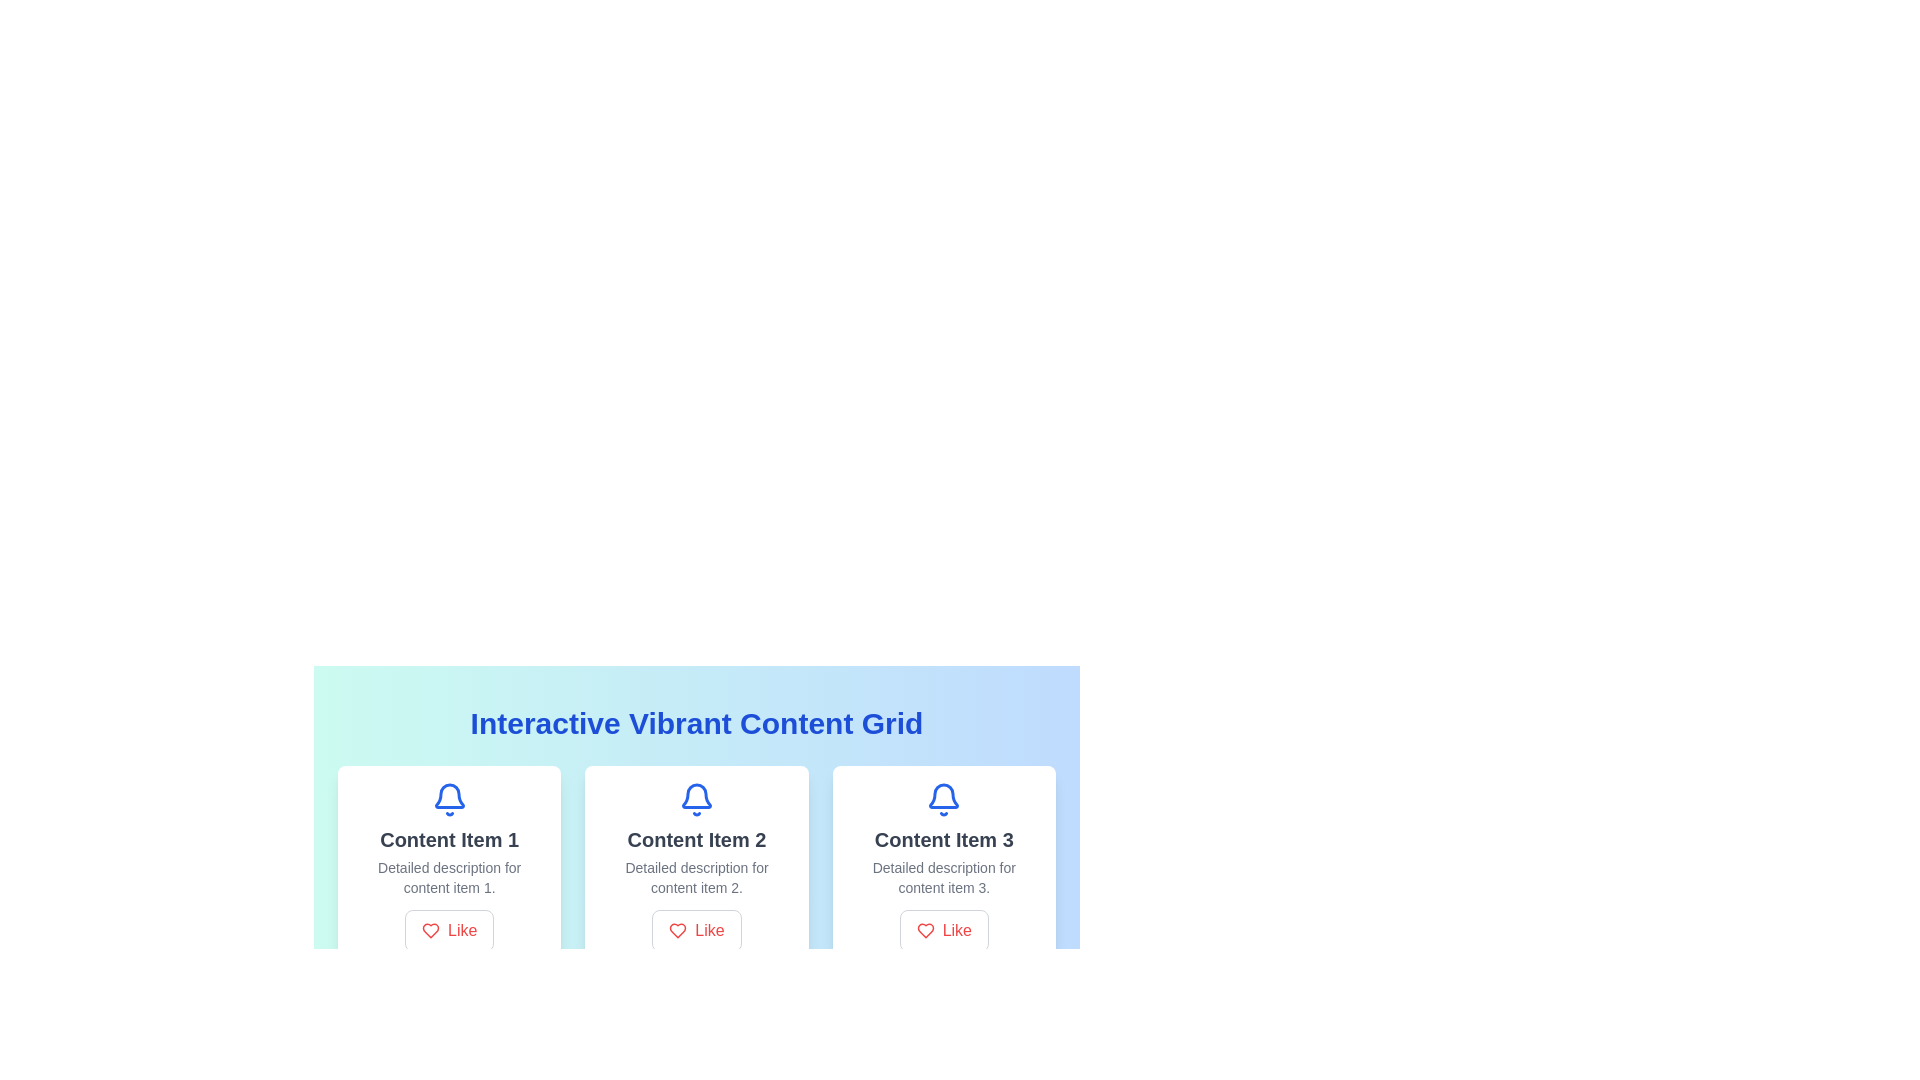 This screenshot has width=1920, height=1080. What do you see at coordinates (943, 877) in the screenshot?
I see `the text label reading 'Detailed description for content item 3.' which is part of the content panel for 'Content Item 3'` at bounding box center [943, 877].